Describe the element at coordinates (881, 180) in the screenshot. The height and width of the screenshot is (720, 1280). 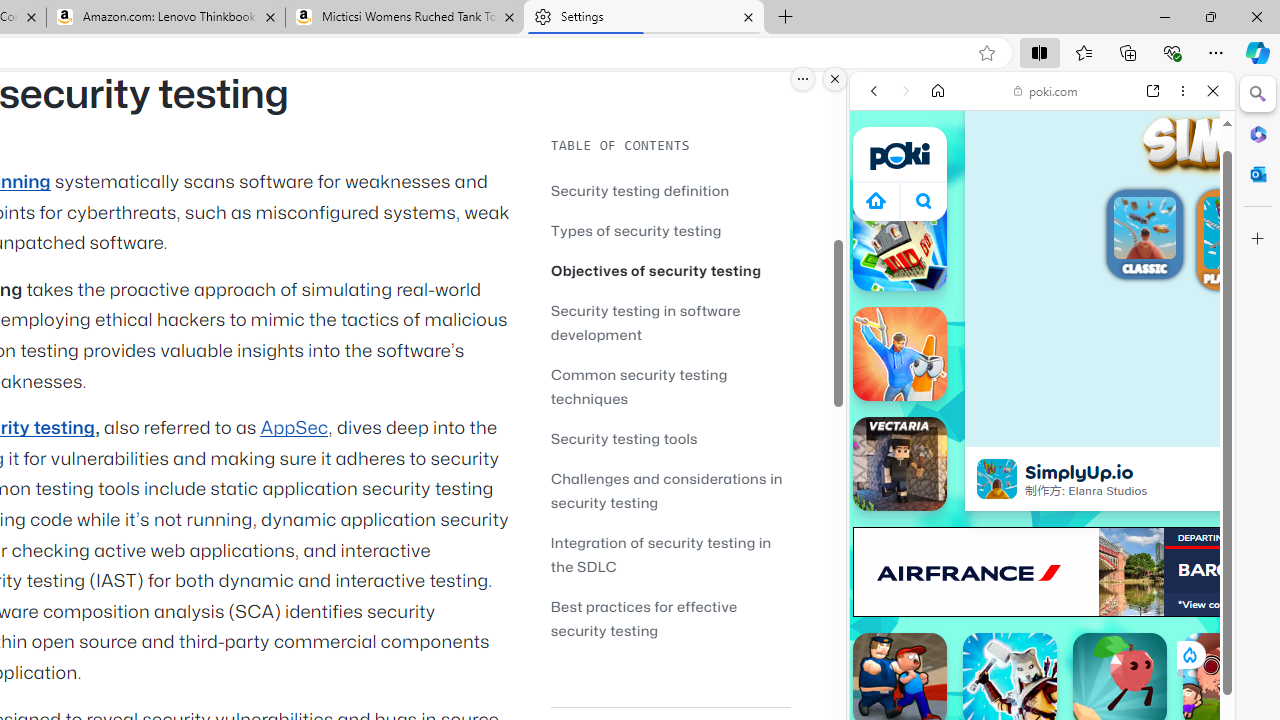
I see `'Web scope'` at that location.